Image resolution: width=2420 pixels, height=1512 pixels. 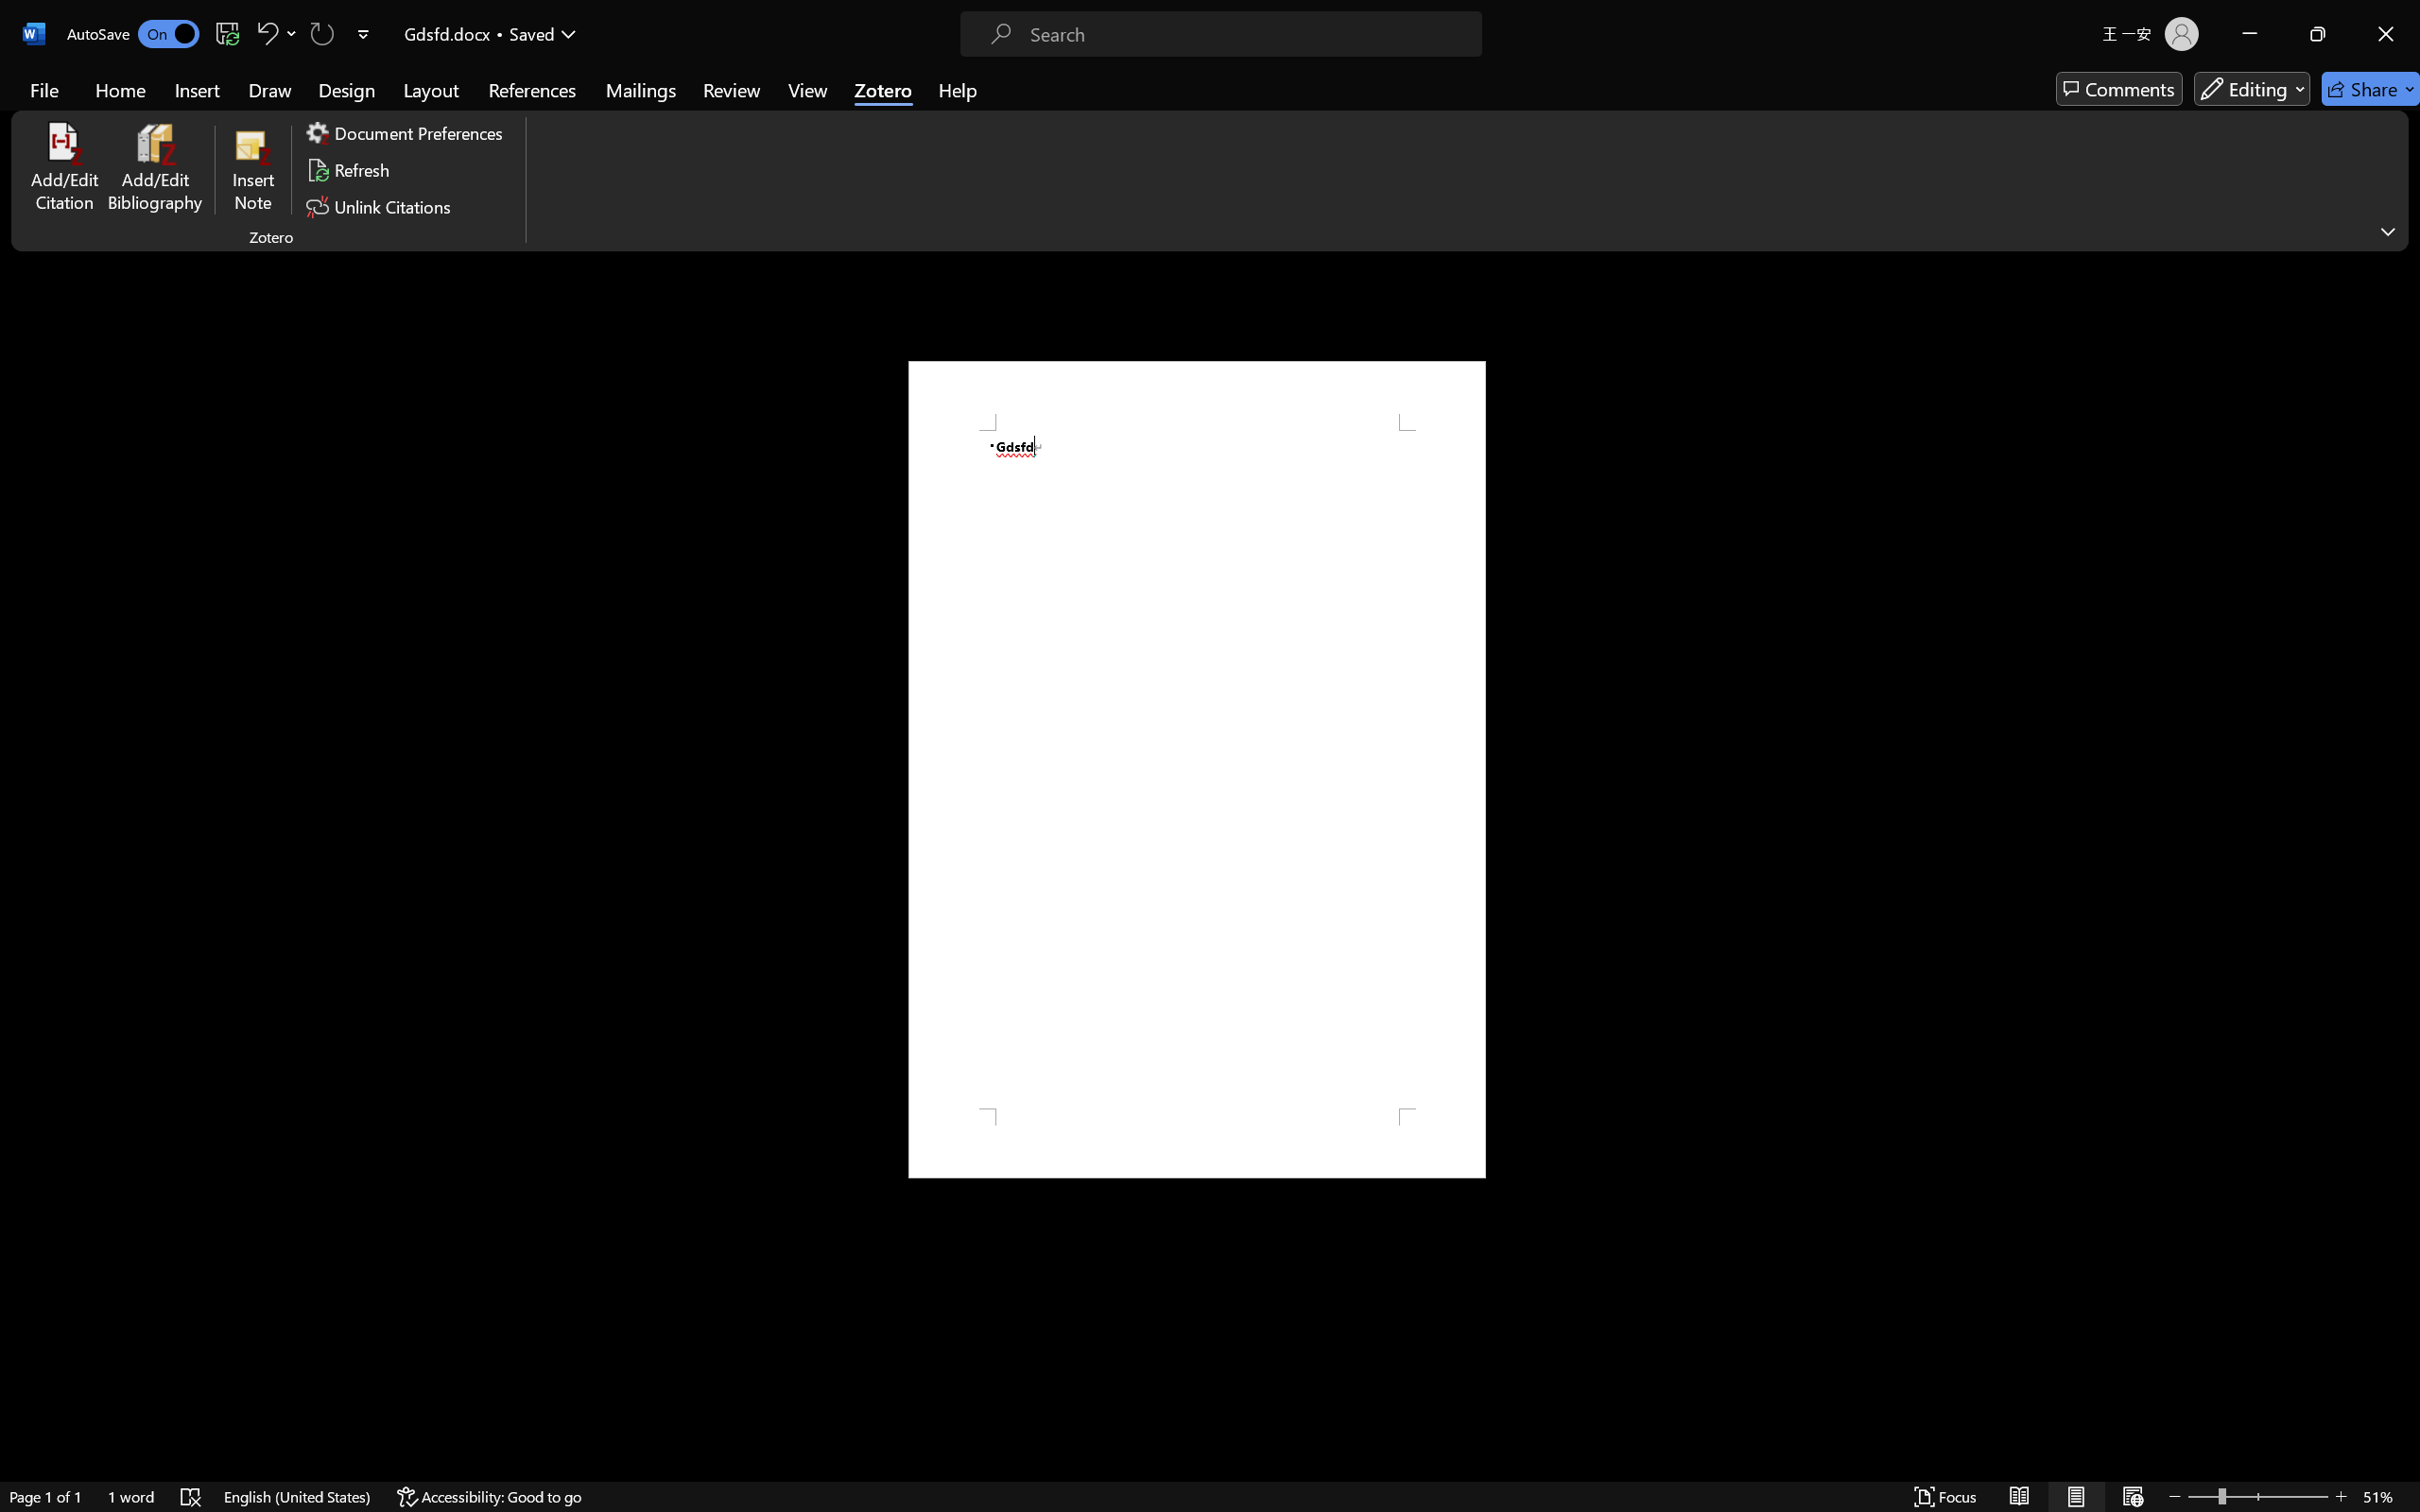 What do you see at coordinates (108, 104) in the screenshot?
I see `'None'` at bounding box center [108, 104].